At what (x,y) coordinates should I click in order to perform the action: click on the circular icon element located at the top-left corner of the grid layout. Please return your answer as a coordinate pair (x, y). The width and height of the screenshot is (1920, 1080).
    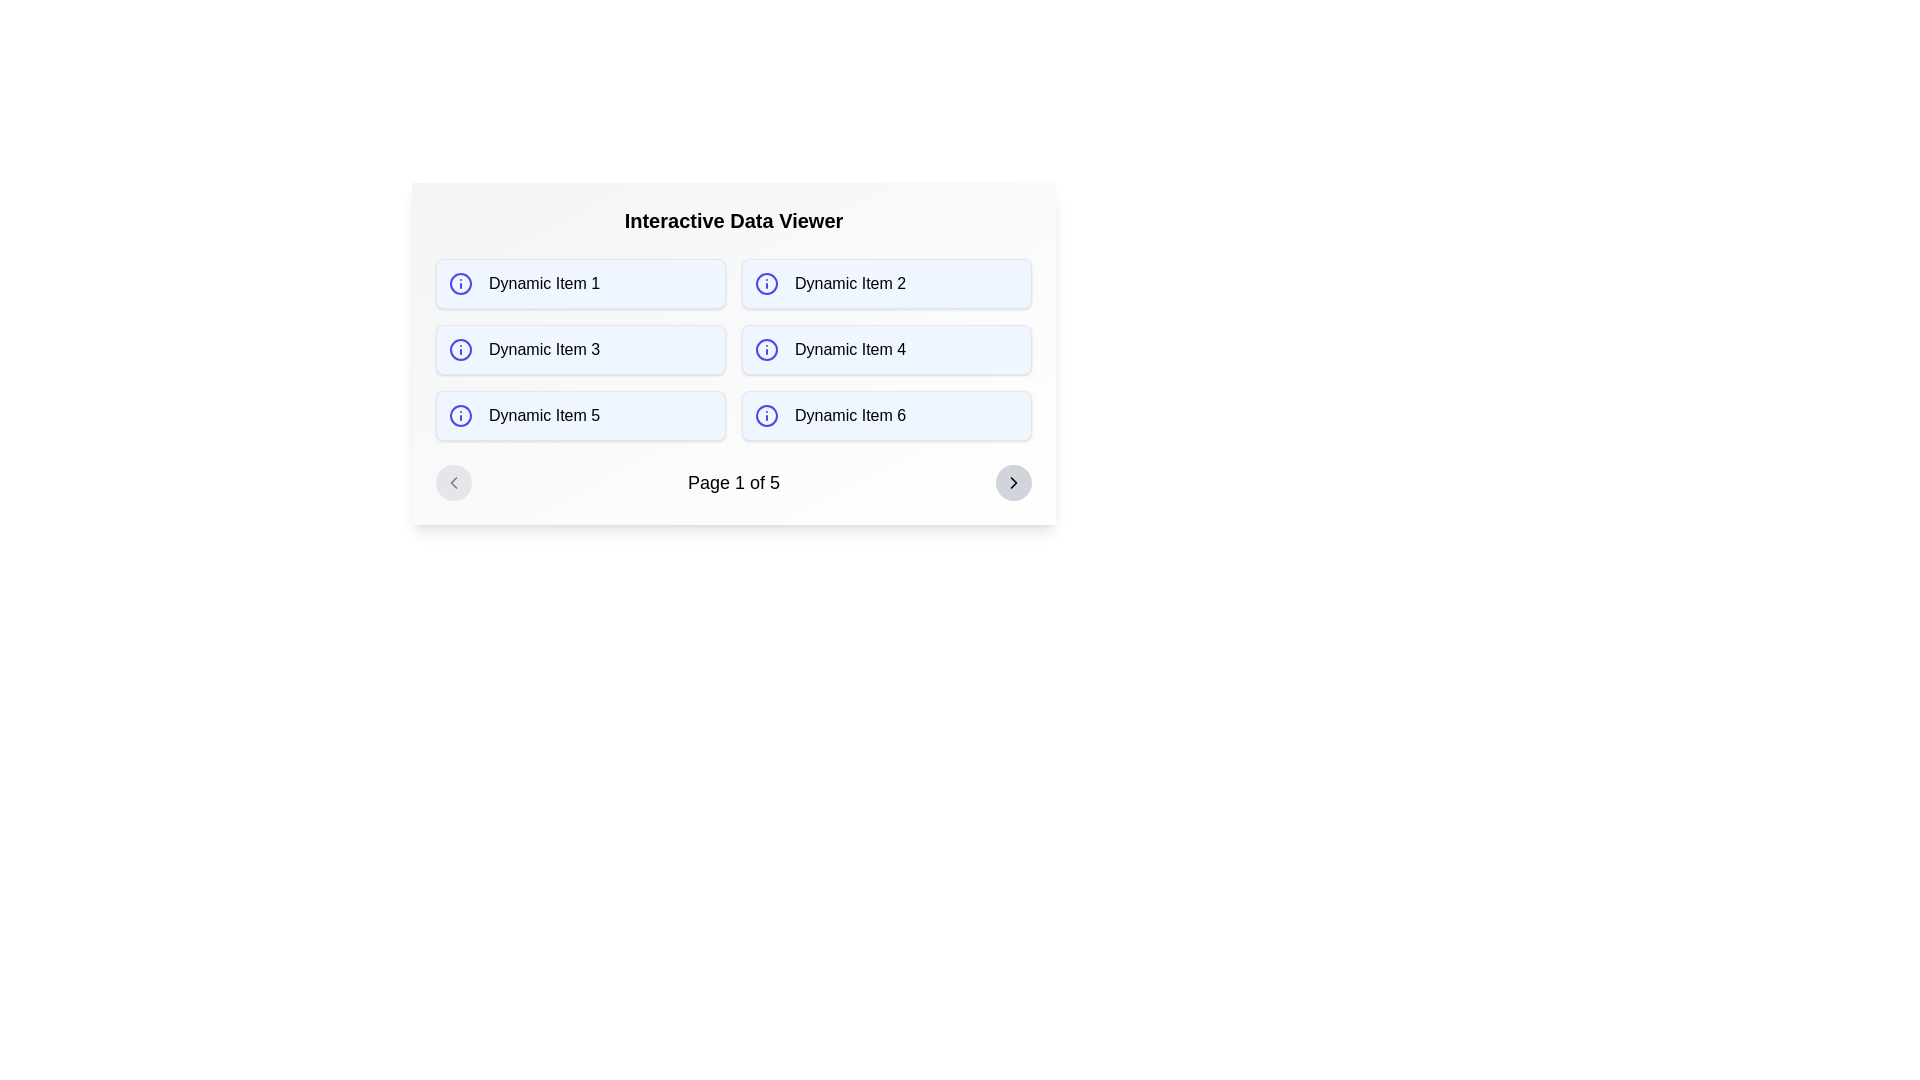
    Looking at the image, I should click on (459, 284).